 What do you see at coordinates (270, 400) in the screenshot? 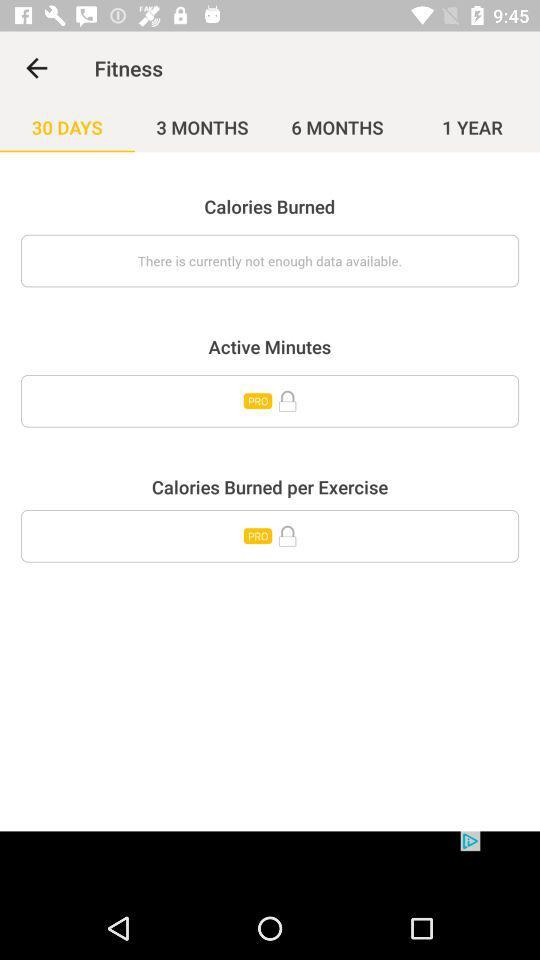
I see `autoplay option` at bounding box center [270, 400].